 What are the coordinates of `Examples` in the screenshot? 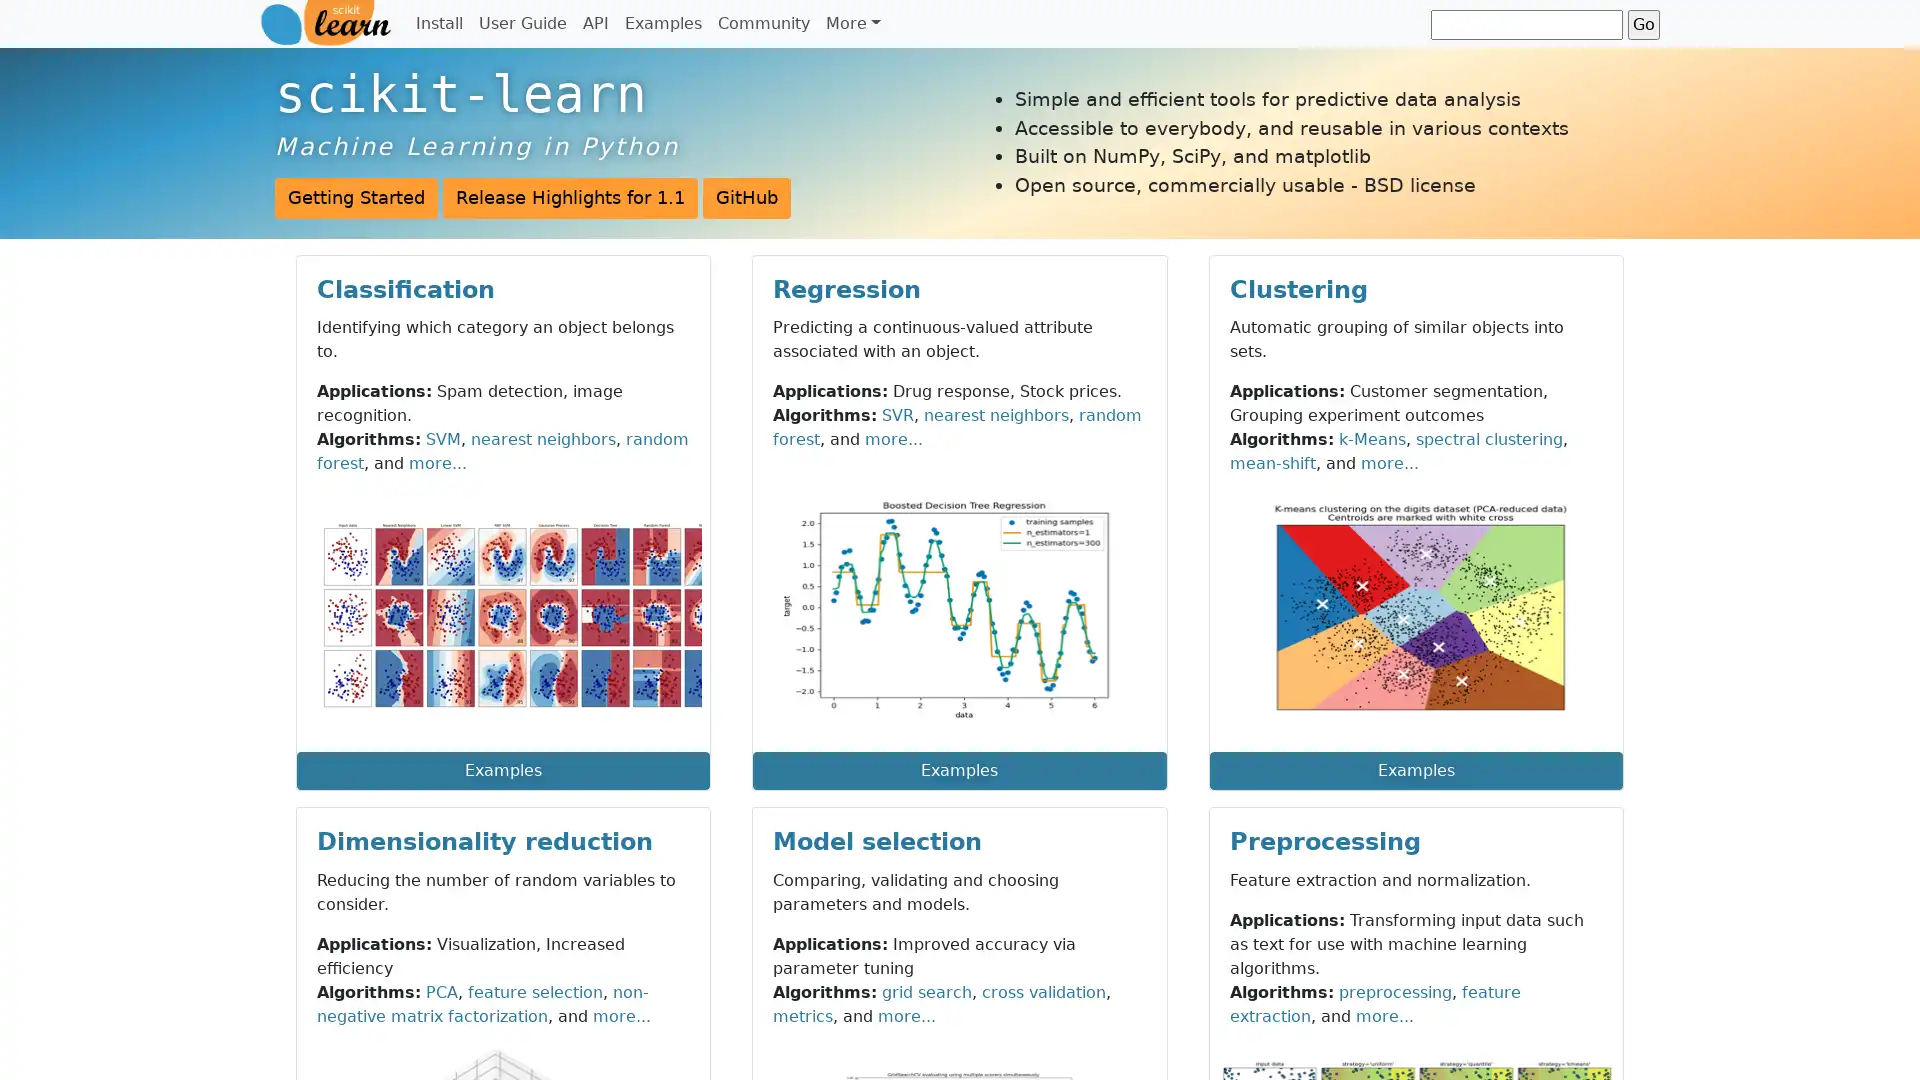 It's located at (1415, 770).